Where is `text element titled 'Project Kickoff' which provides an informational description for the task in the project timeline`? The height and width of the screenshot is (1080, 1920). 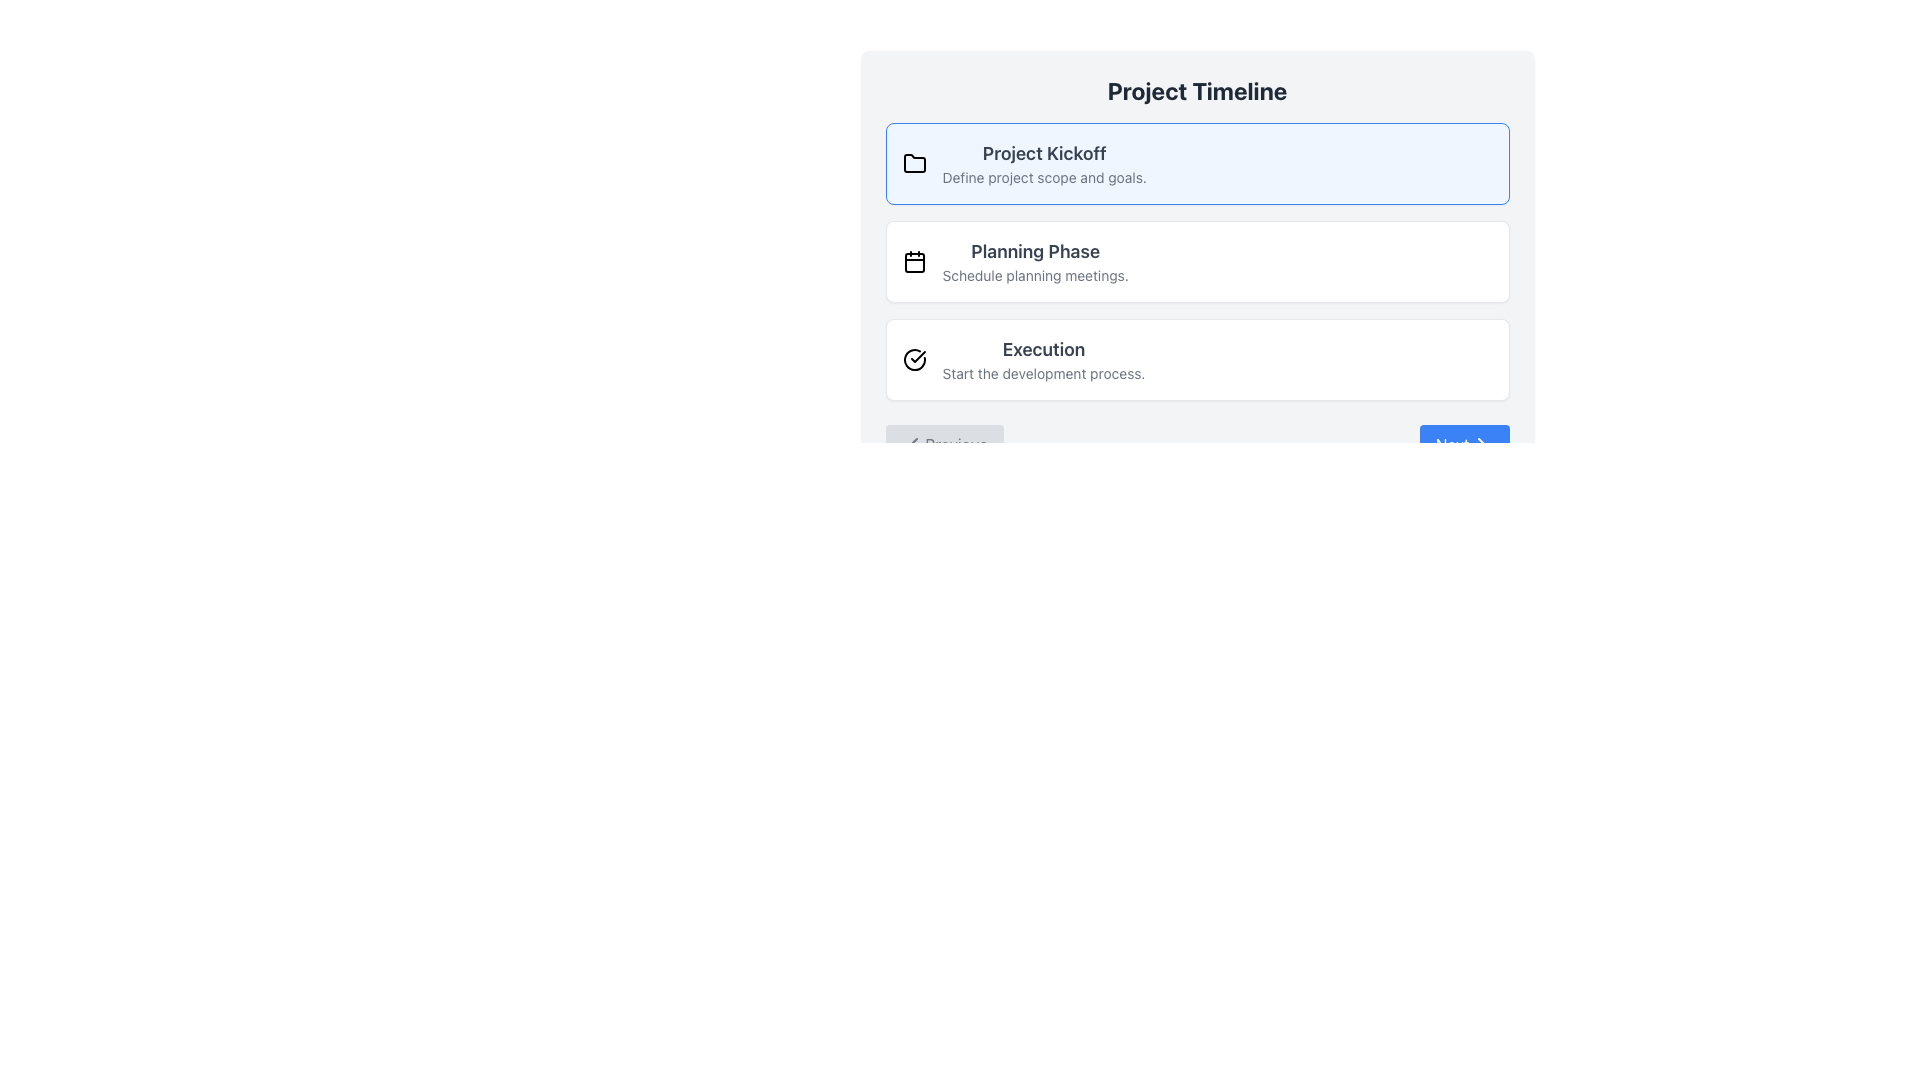
text element titled 'Project Kickoff' which provides an informational description for the task in the project timeline is located at coordinates (1043, 163).